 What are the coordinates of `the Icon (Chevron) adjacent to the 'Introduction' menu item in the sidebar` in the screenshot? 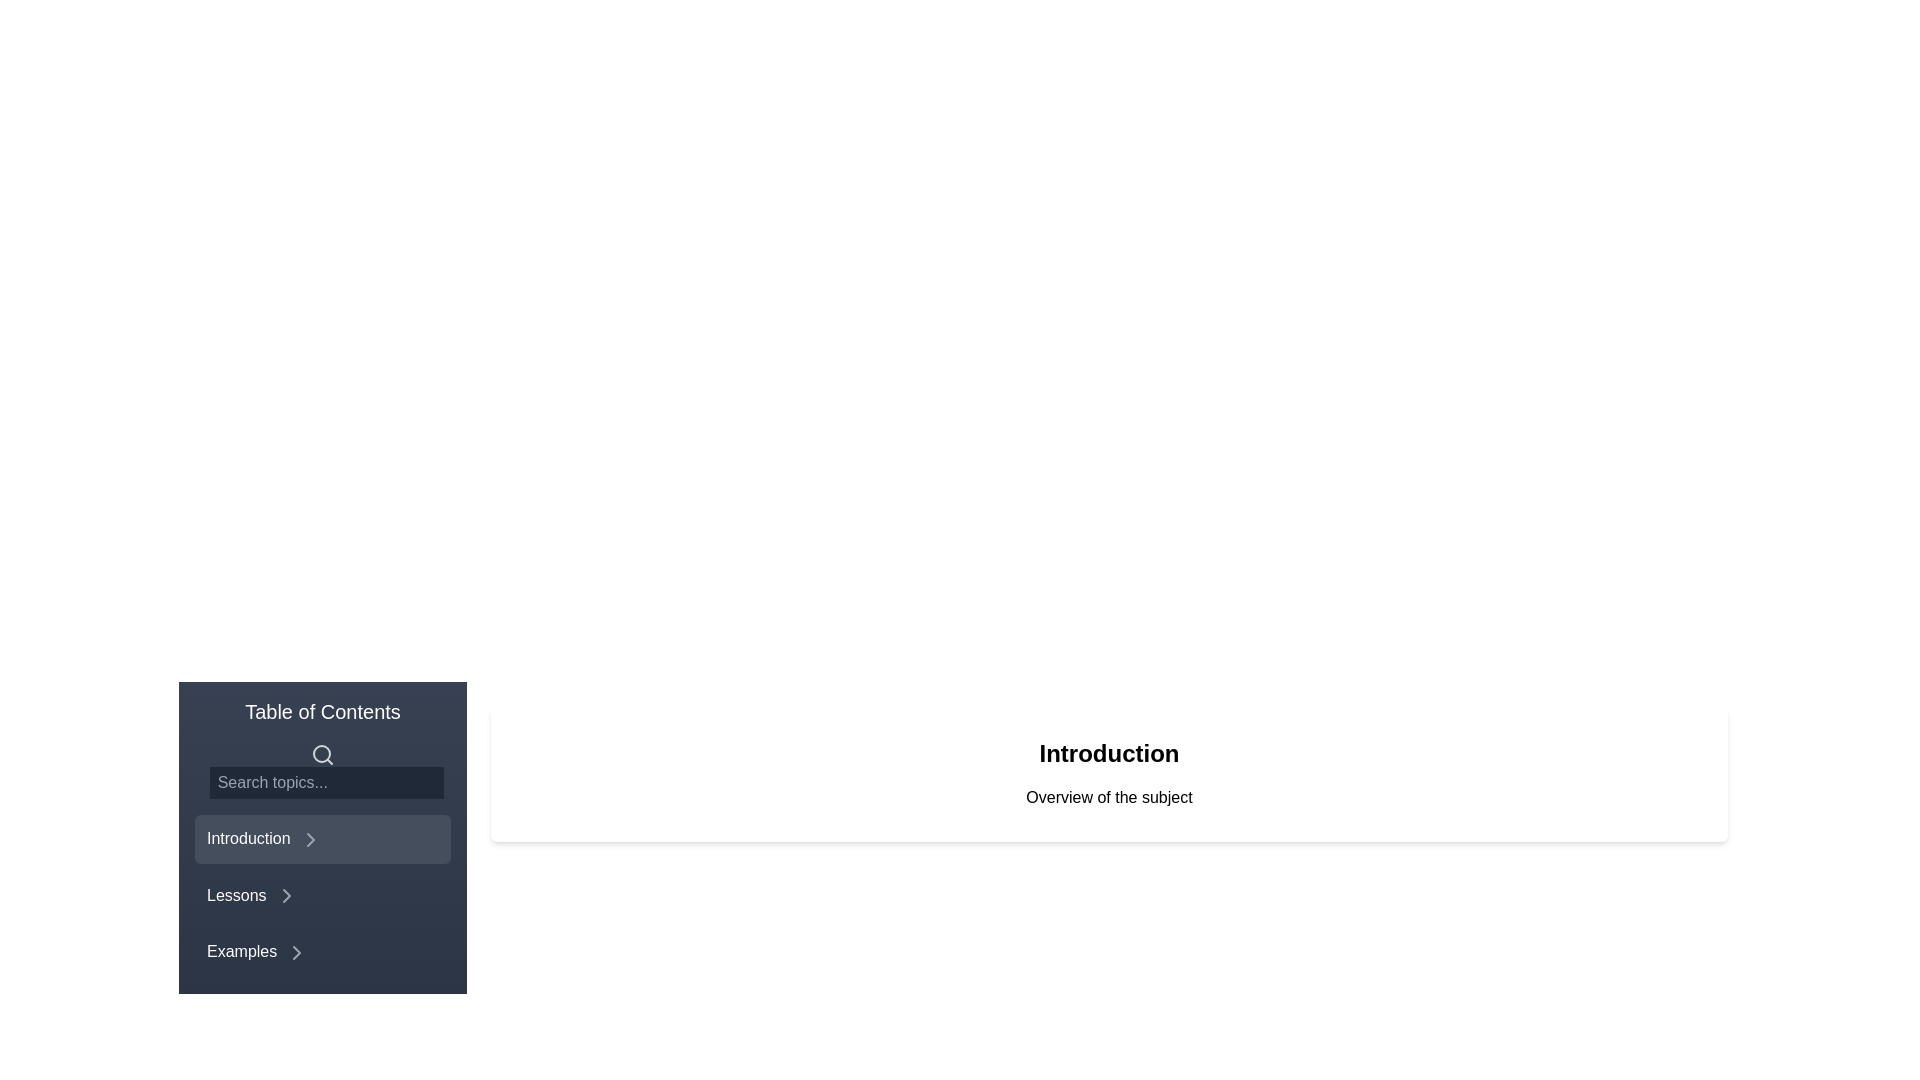 It's located at (309, 839).